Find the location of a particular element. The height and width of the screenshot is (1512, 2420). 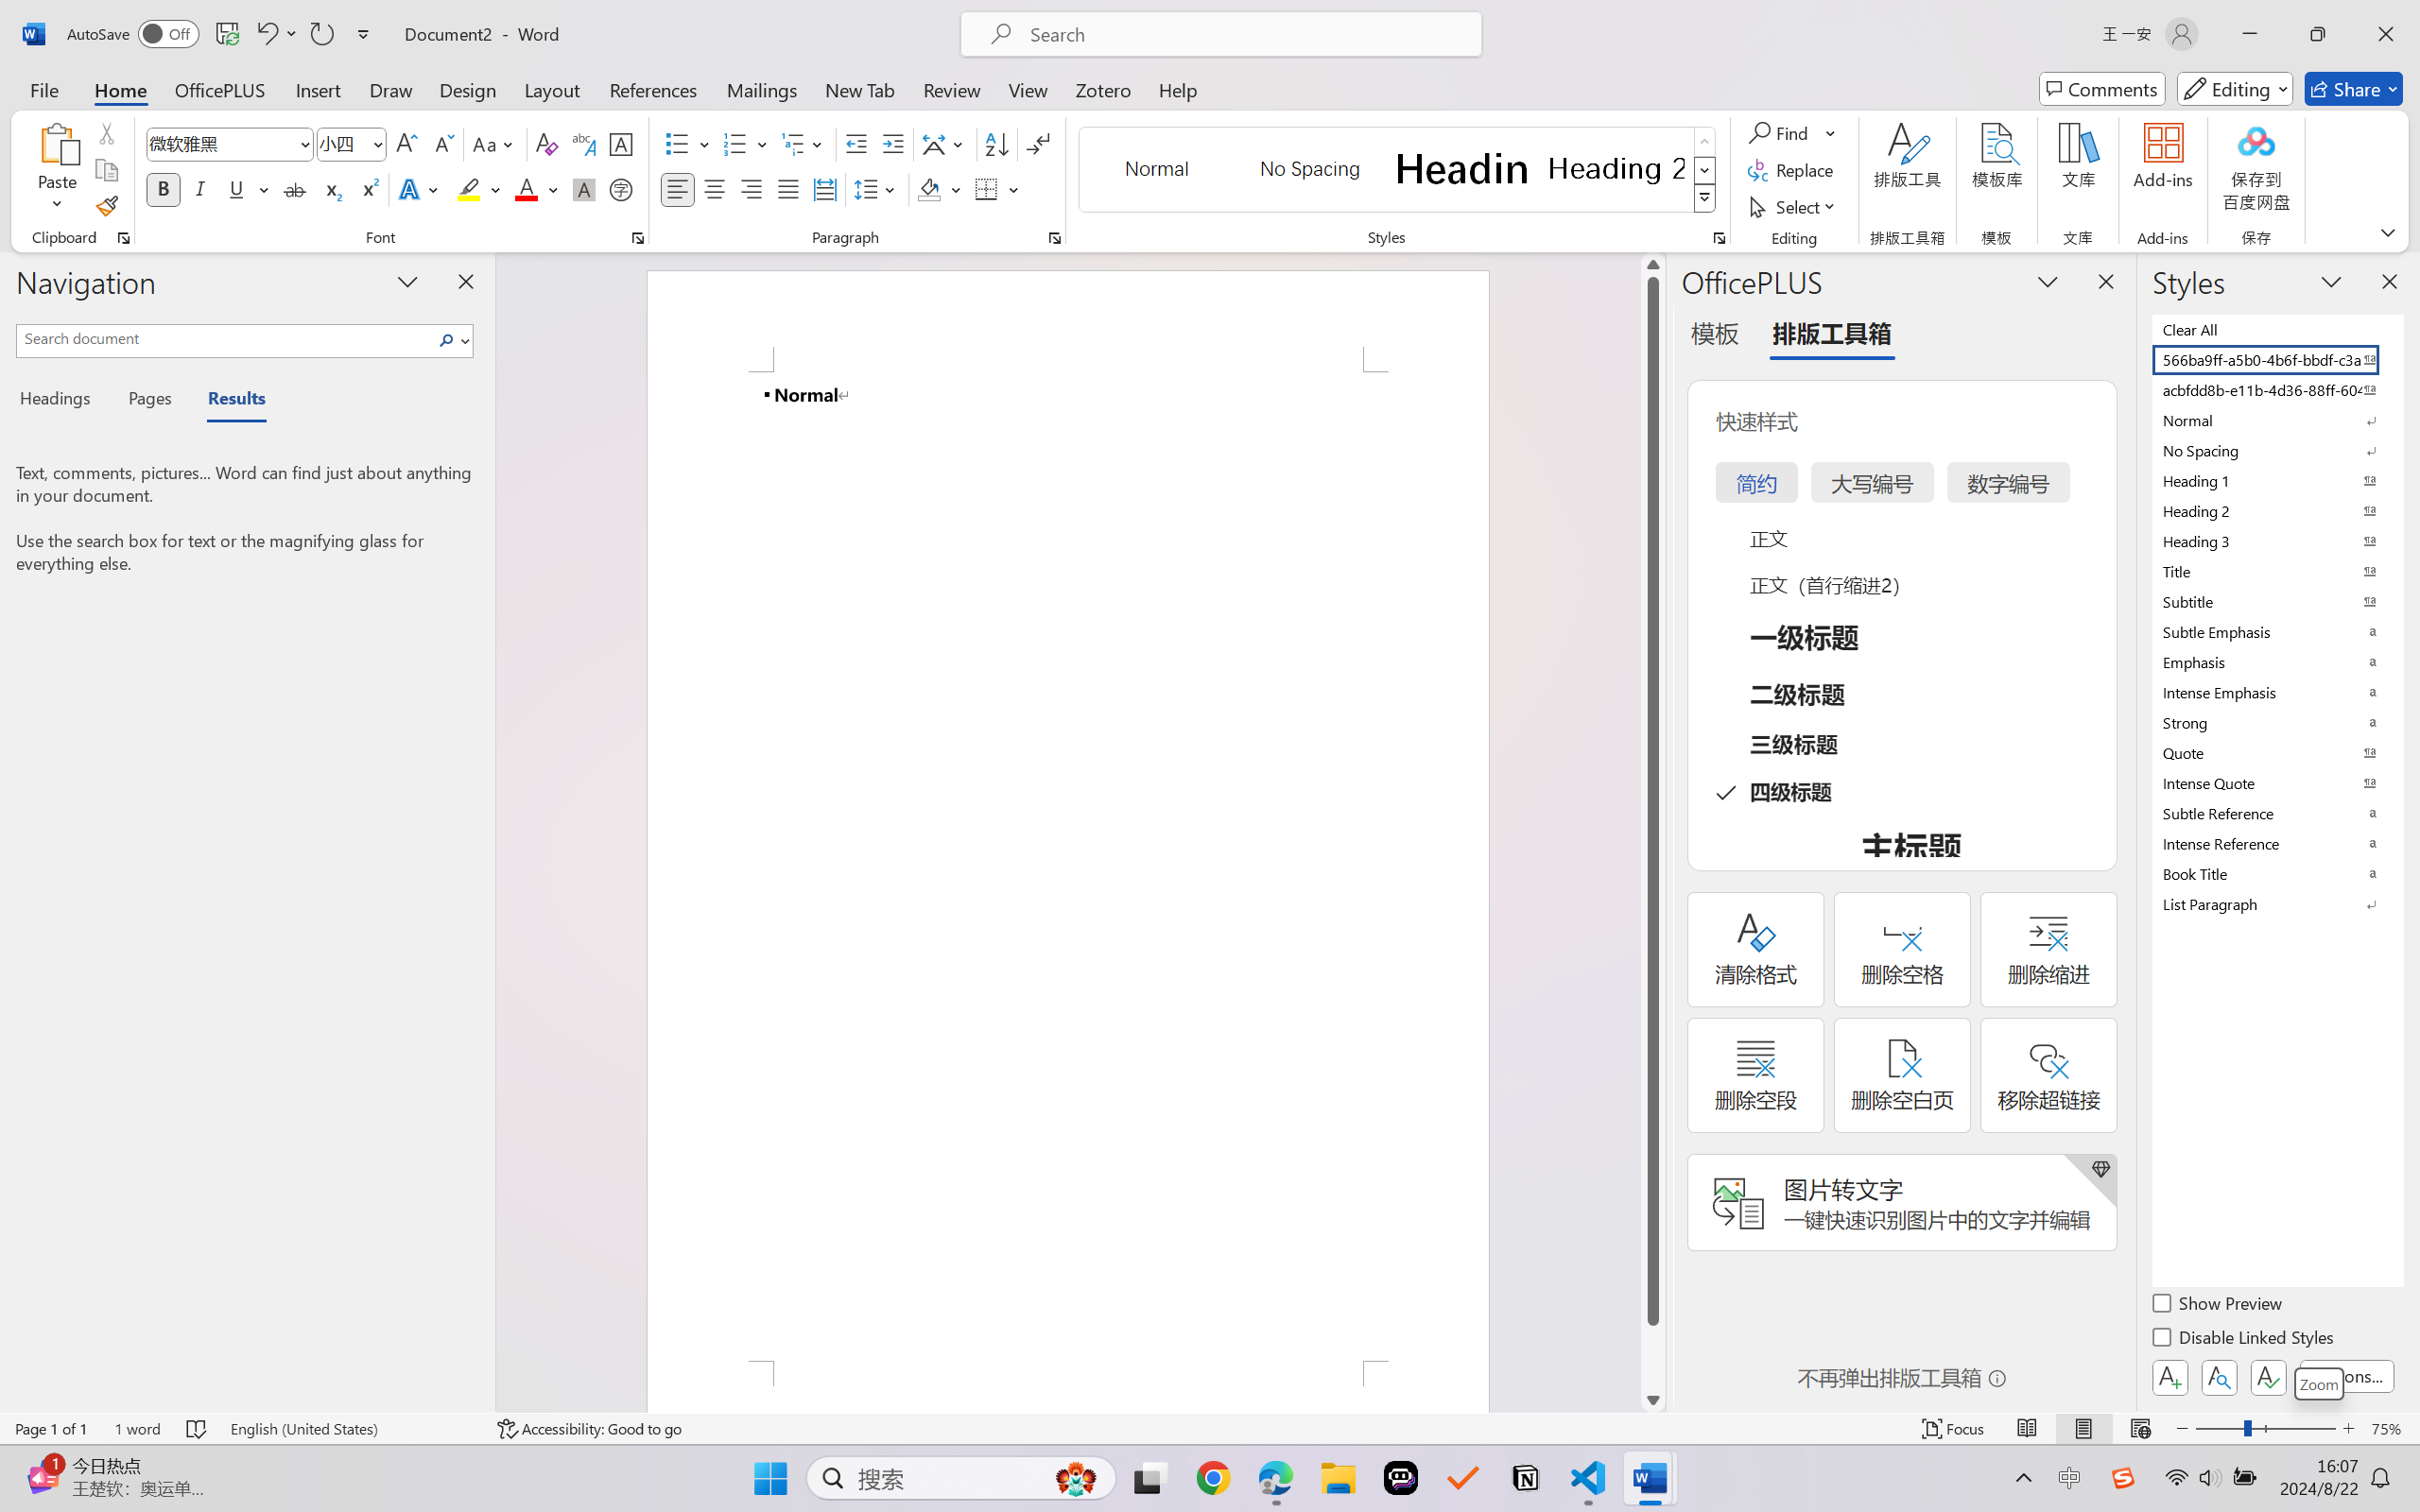

'Share' is located at coordinates (2352, 88).